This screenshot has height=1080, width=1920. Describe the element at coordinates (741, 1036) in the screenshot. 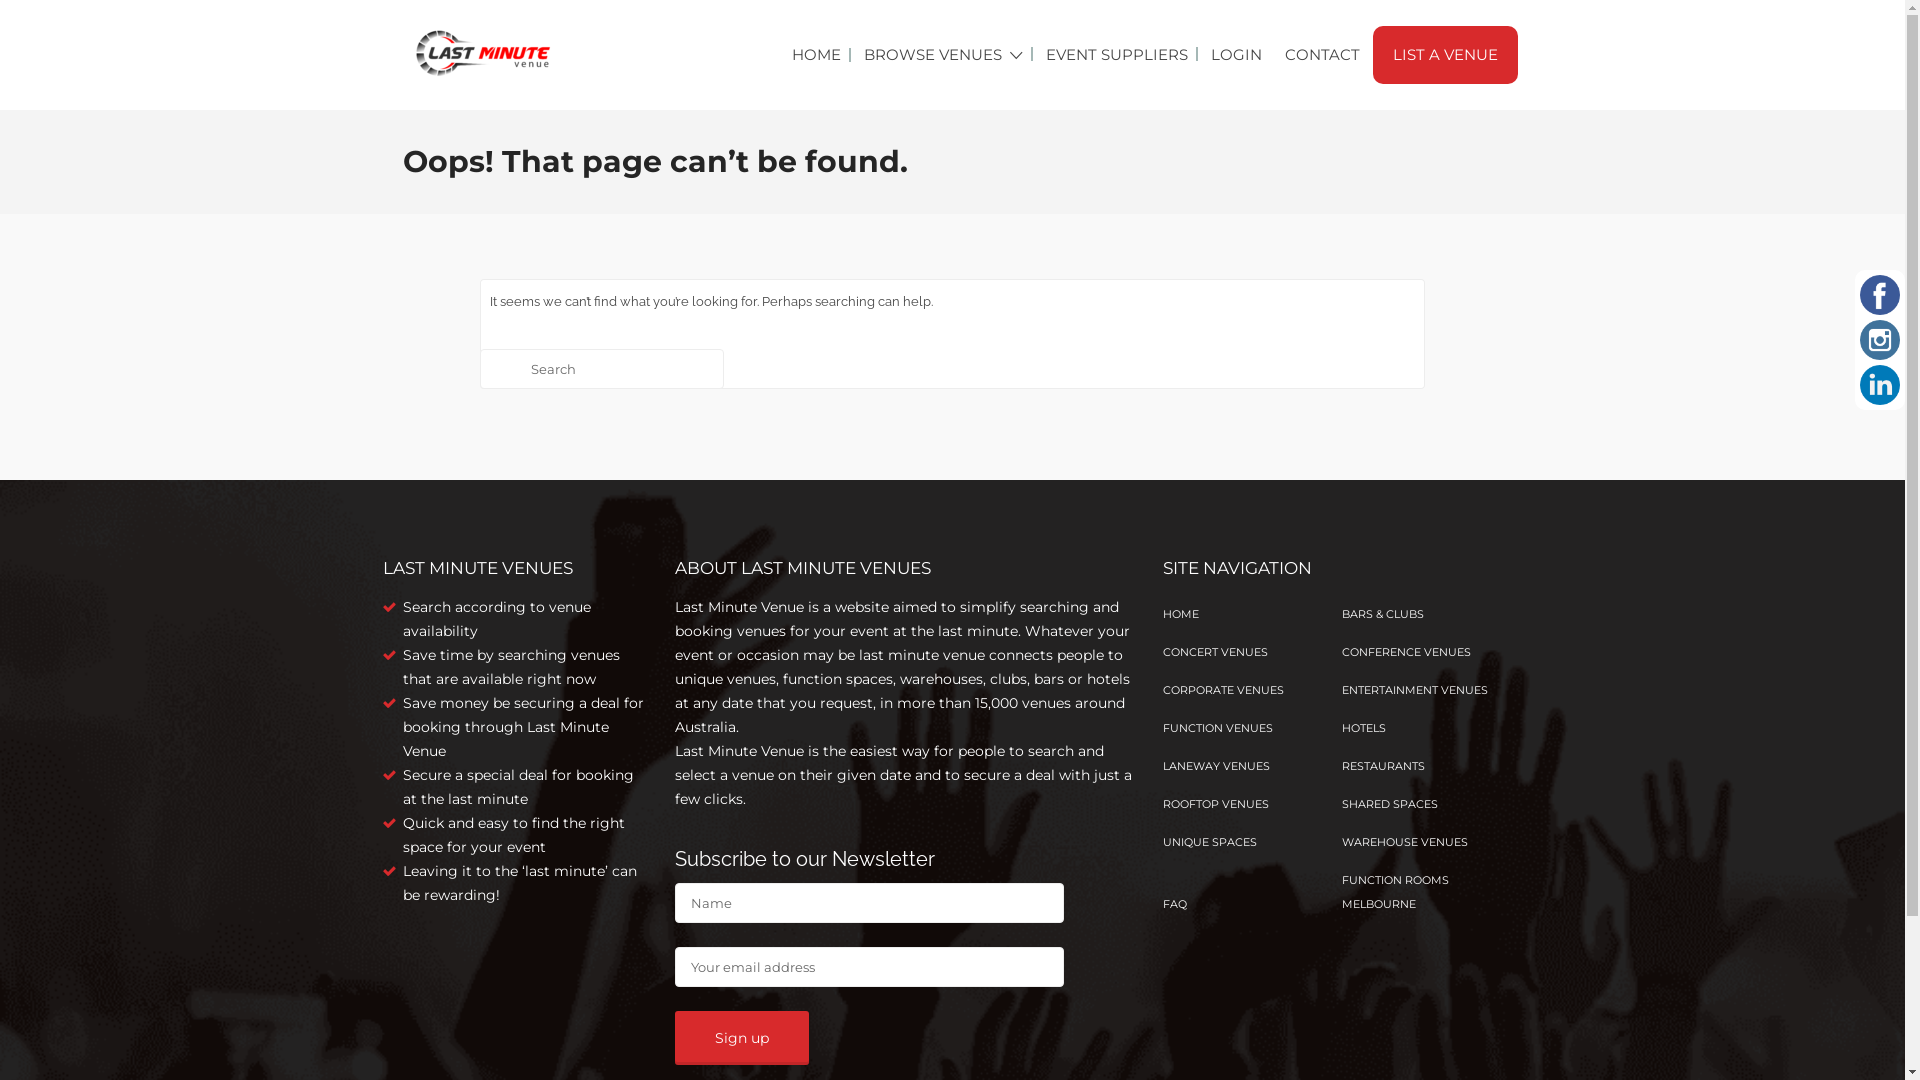

I see `'Sign up'` at that location.